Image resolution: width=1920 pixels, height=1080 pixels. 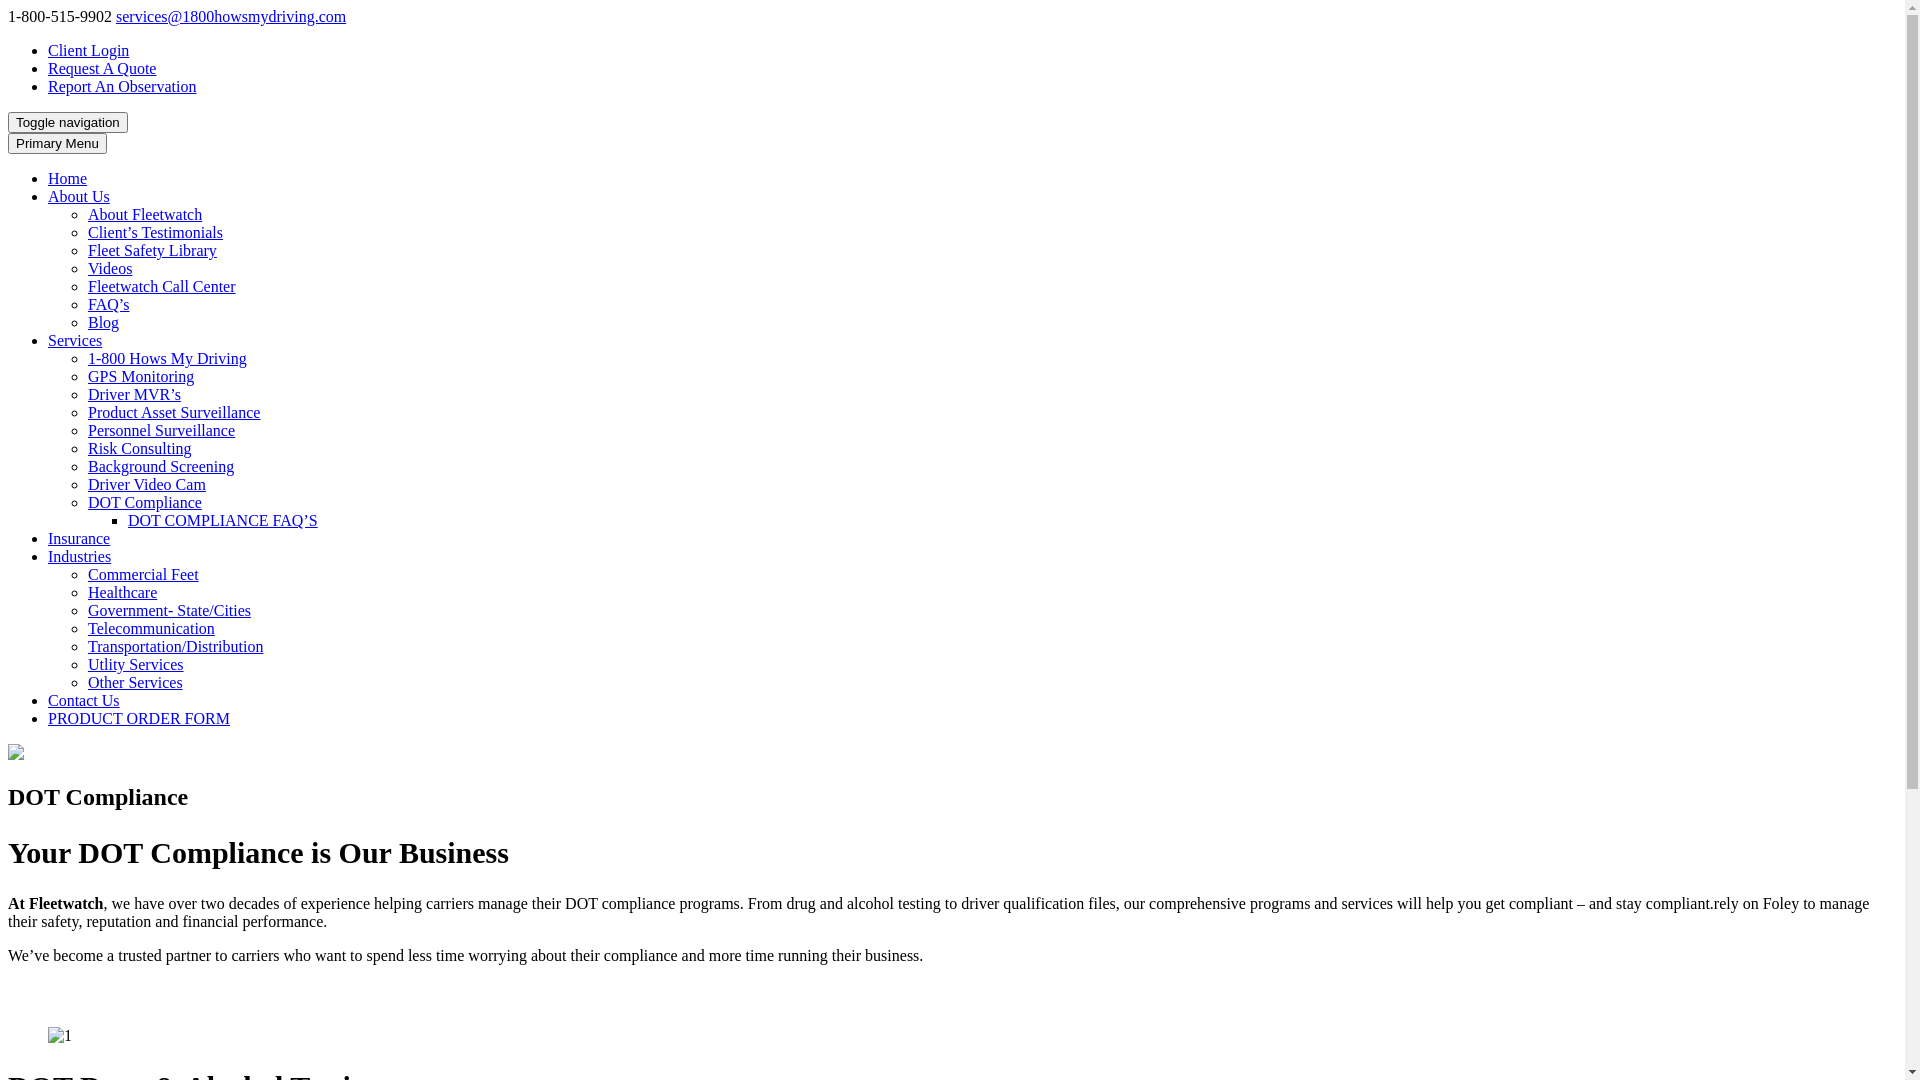 I want to click on 'Toggle navigation', so click(x=67, y=122).